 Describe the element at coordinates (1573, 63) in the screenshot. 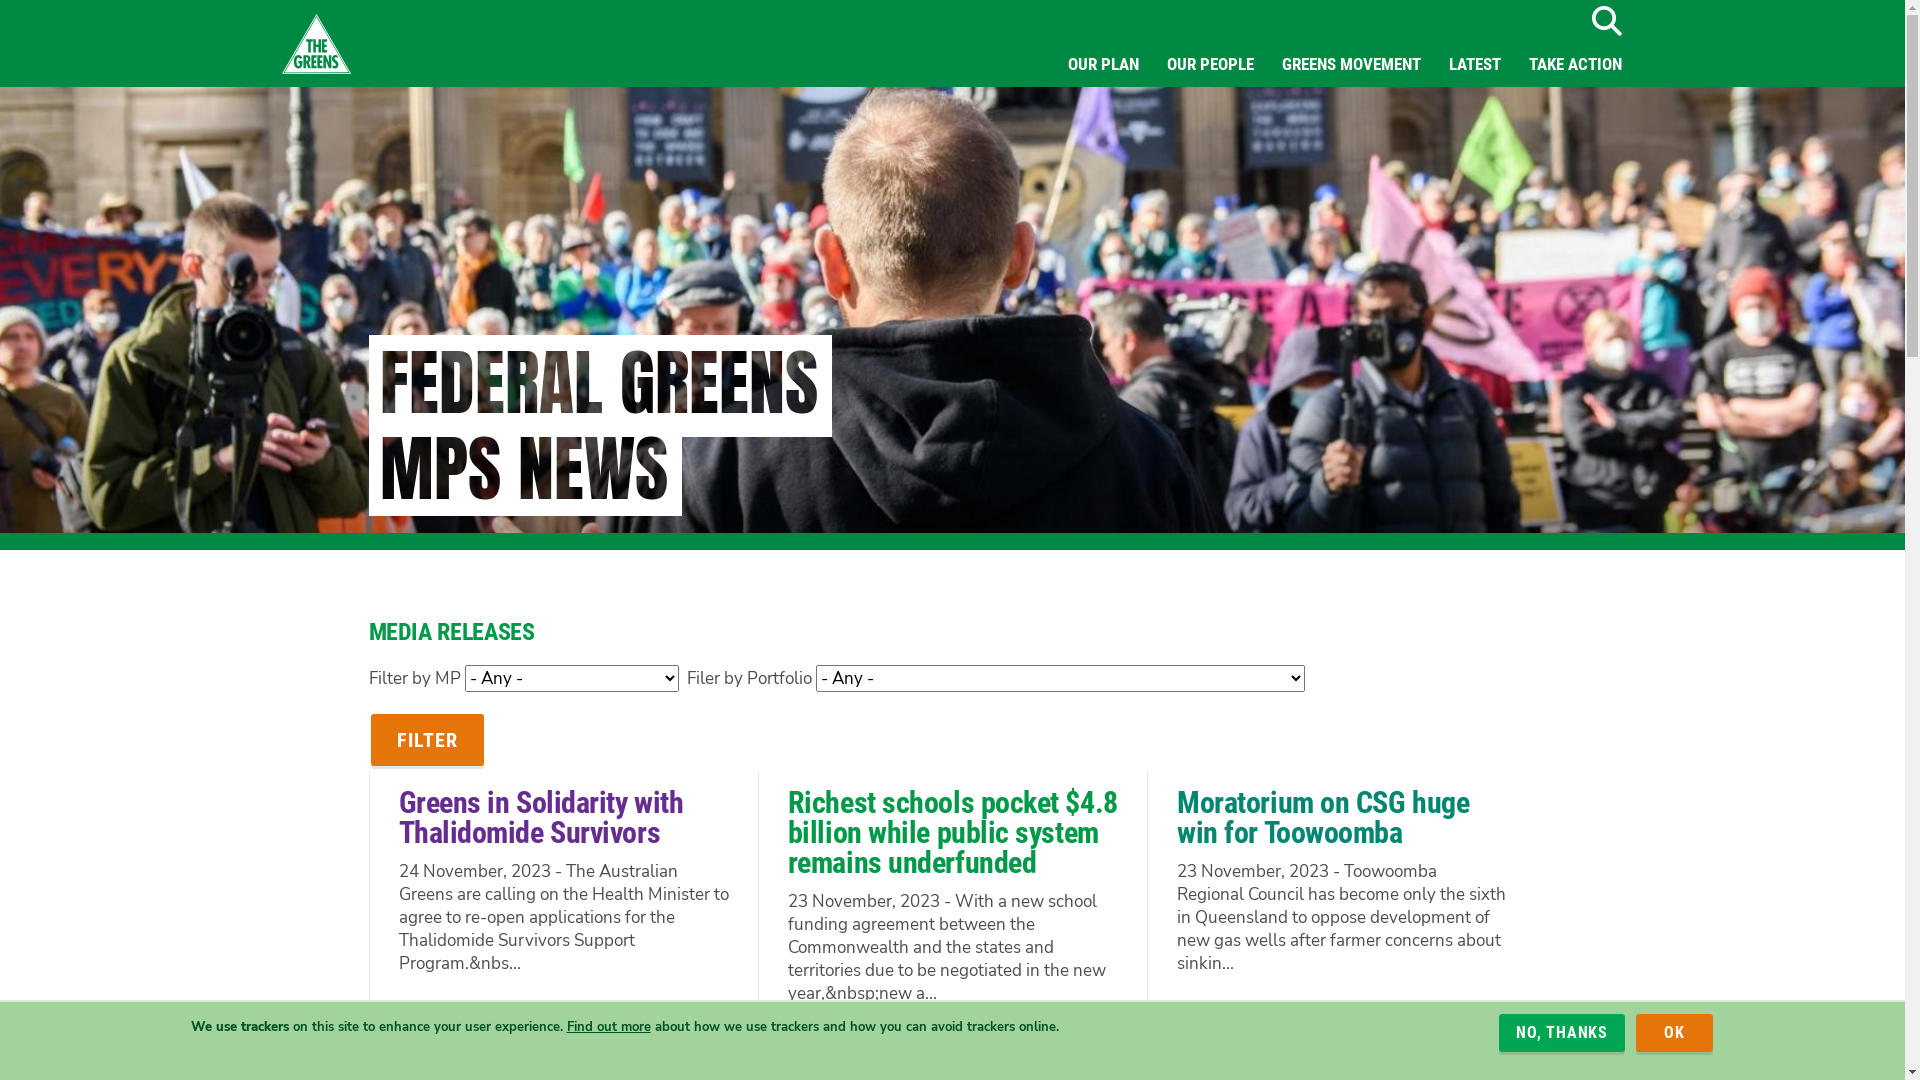

I see `'TAKE ACTION'` at that location.